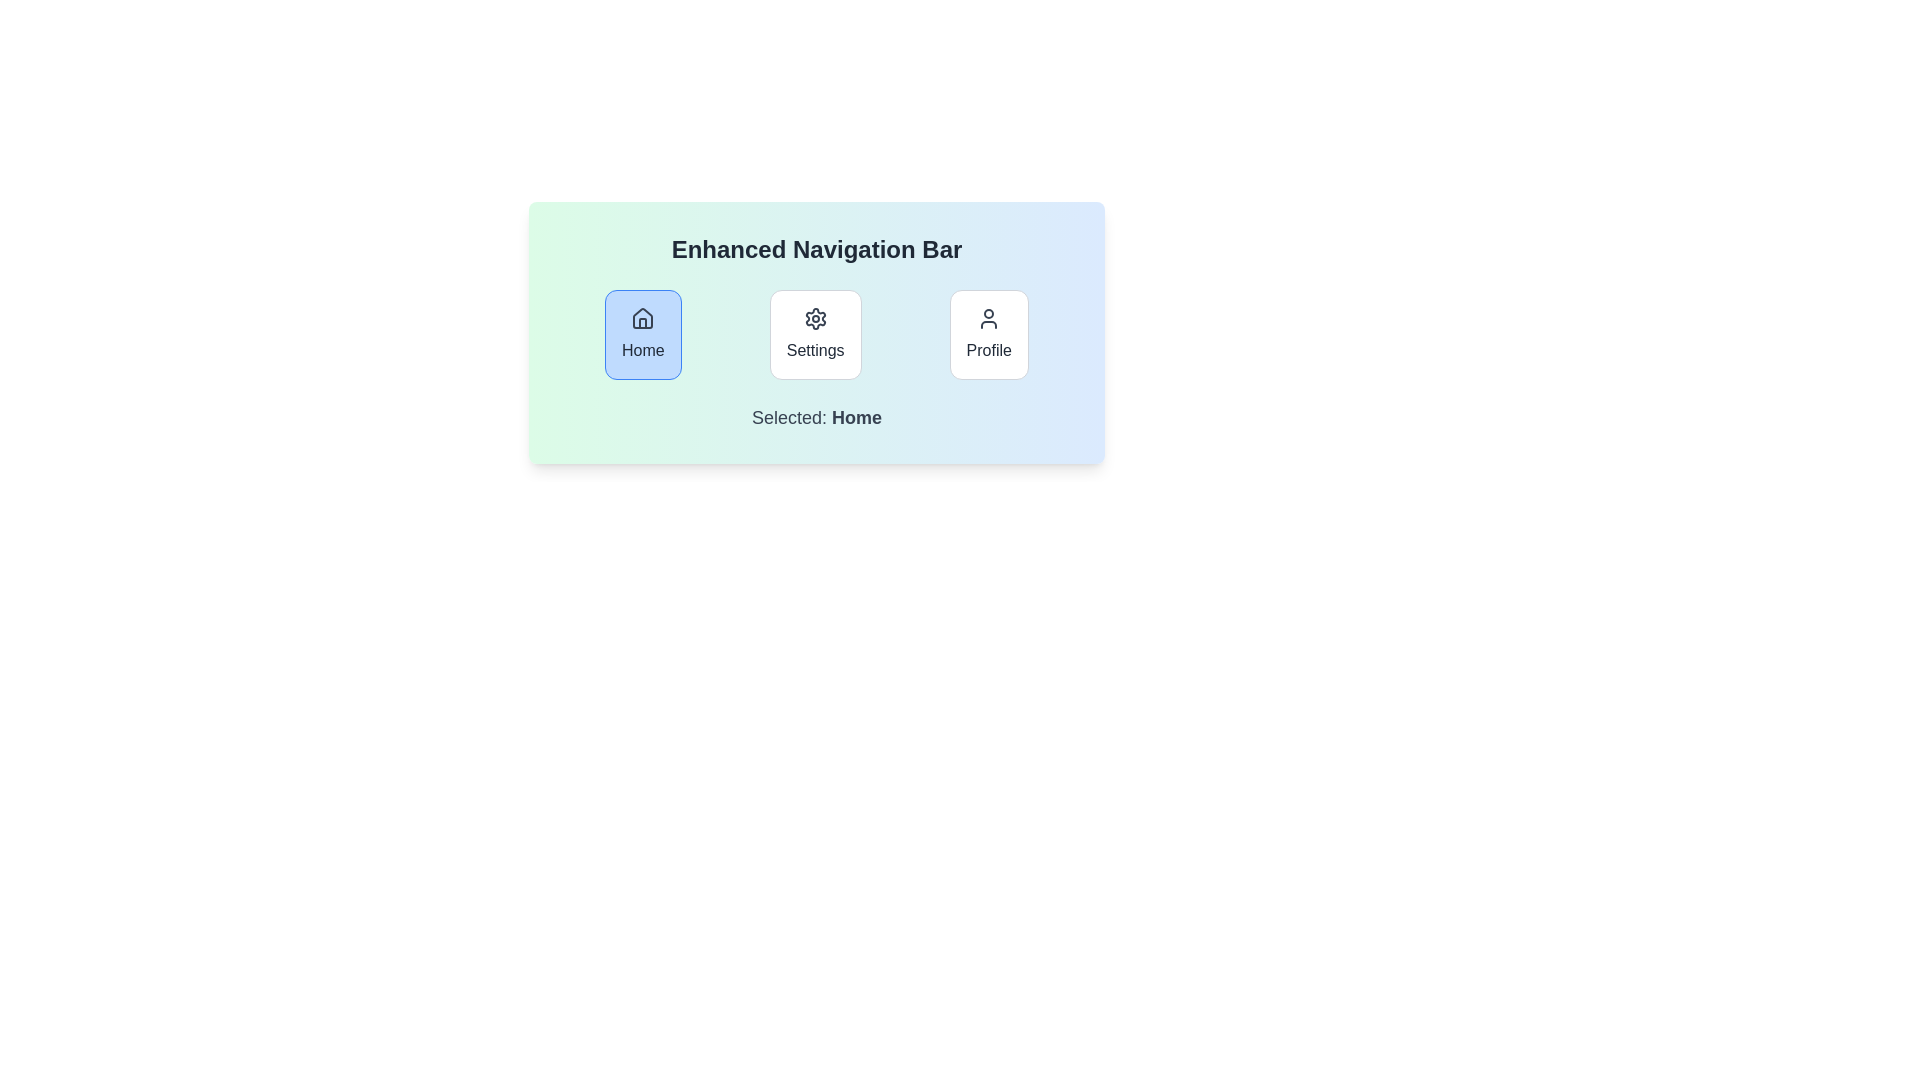 The height and width of the screenshot is (1080, 1920). Describe the element at coordinates (989, 318) in the screenshot. I see `the user profile SVG icon located within the 'Profile' button on the right side of the navigation bar, which is styled in gray and has a circular head atop a wider shoulder base` at that location.